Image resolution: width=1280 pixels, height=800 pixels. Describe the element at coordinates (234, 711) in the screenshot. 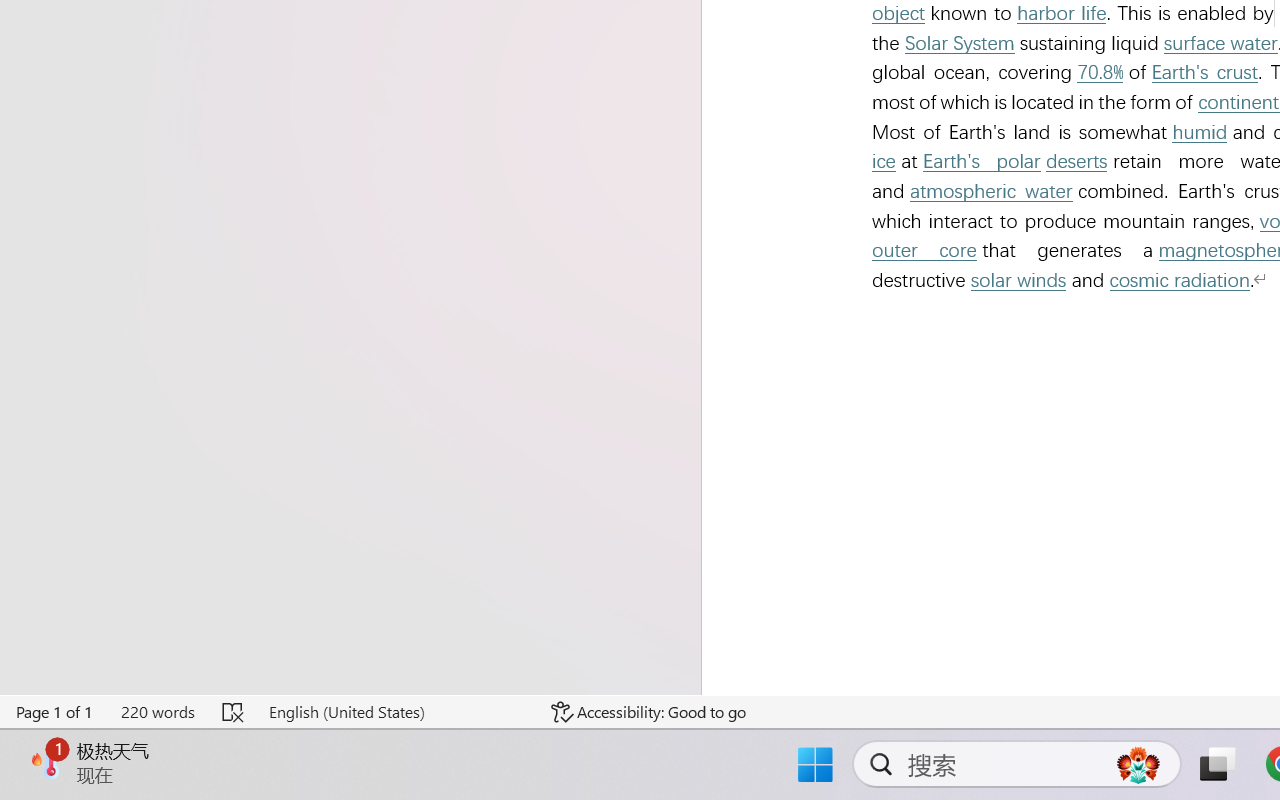

I see `'Spelling and Grammar Check Errors'` at that location.